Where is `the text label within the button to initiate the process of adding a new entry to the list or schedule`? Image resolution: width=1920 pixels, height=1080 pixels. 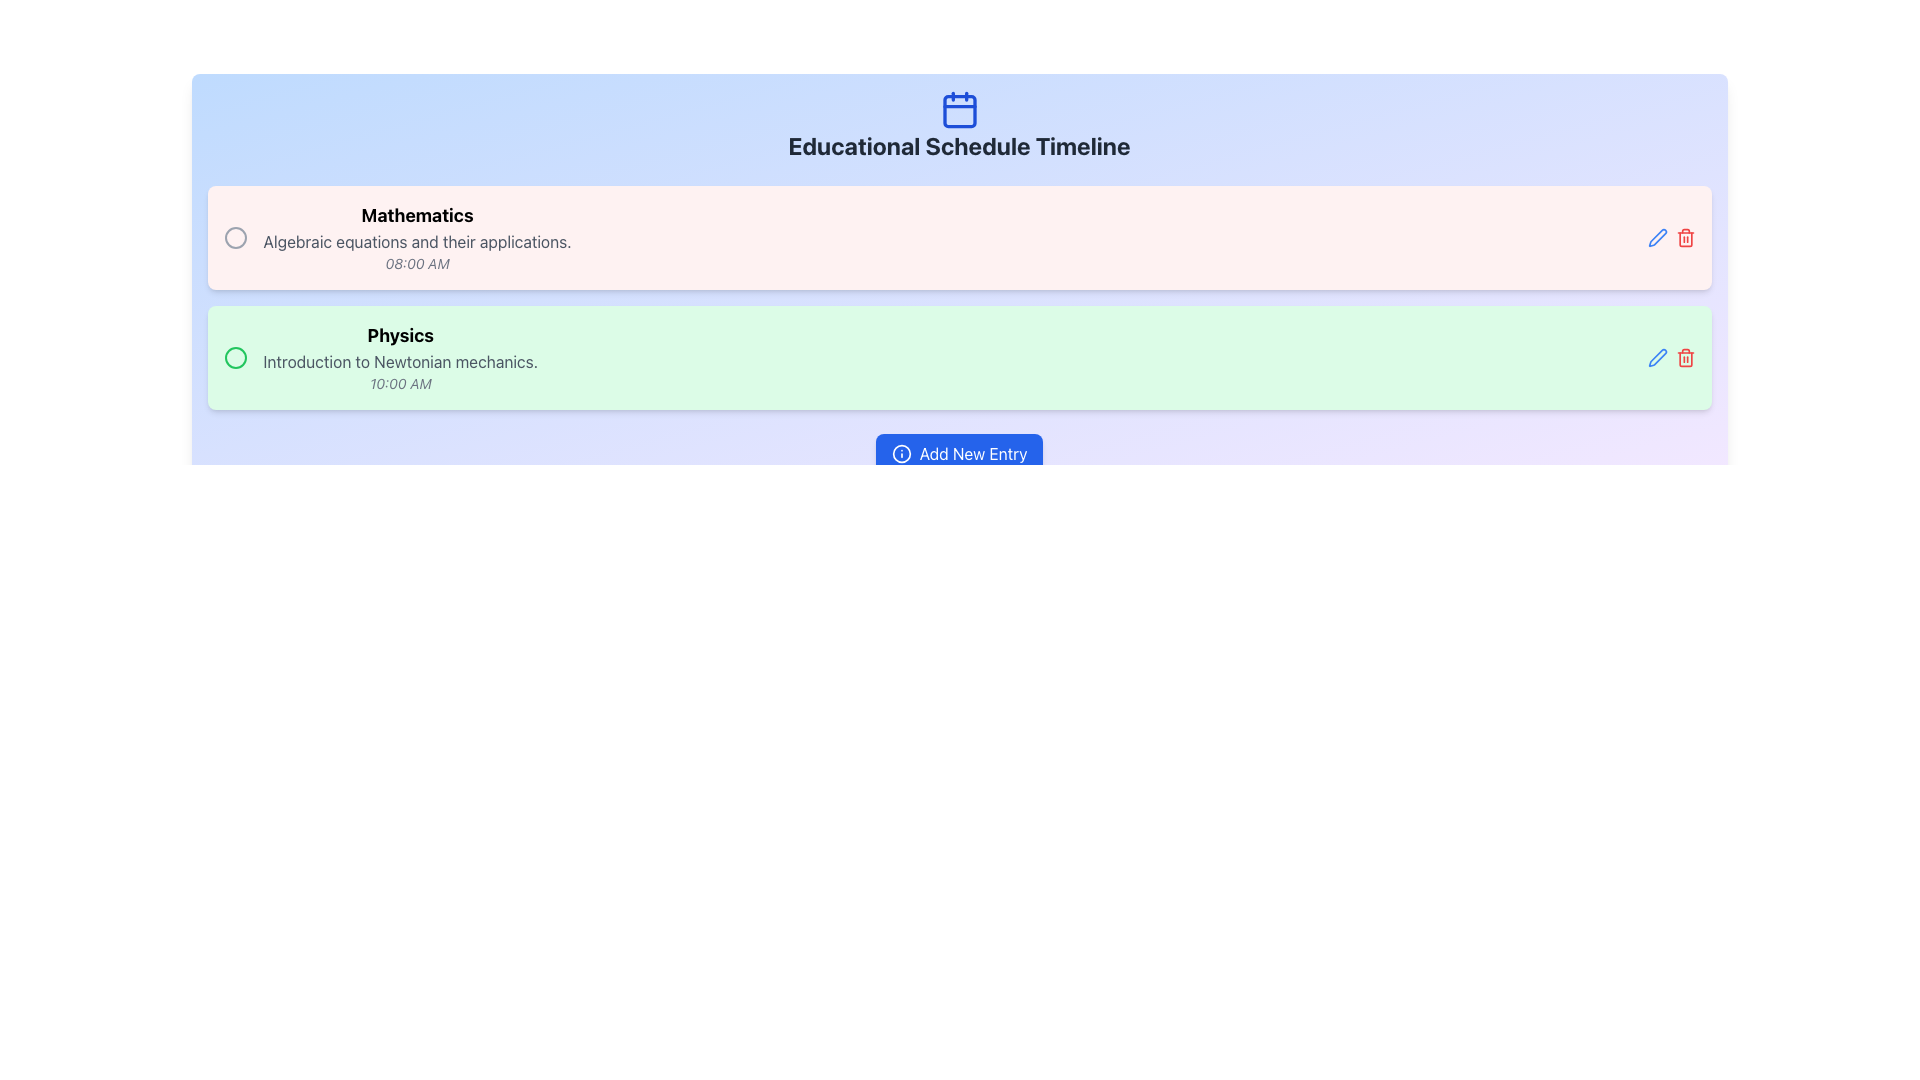
the text label within the button to initiate the process of adding a new entry to the list or schedule is located at coordinates (973, 454).